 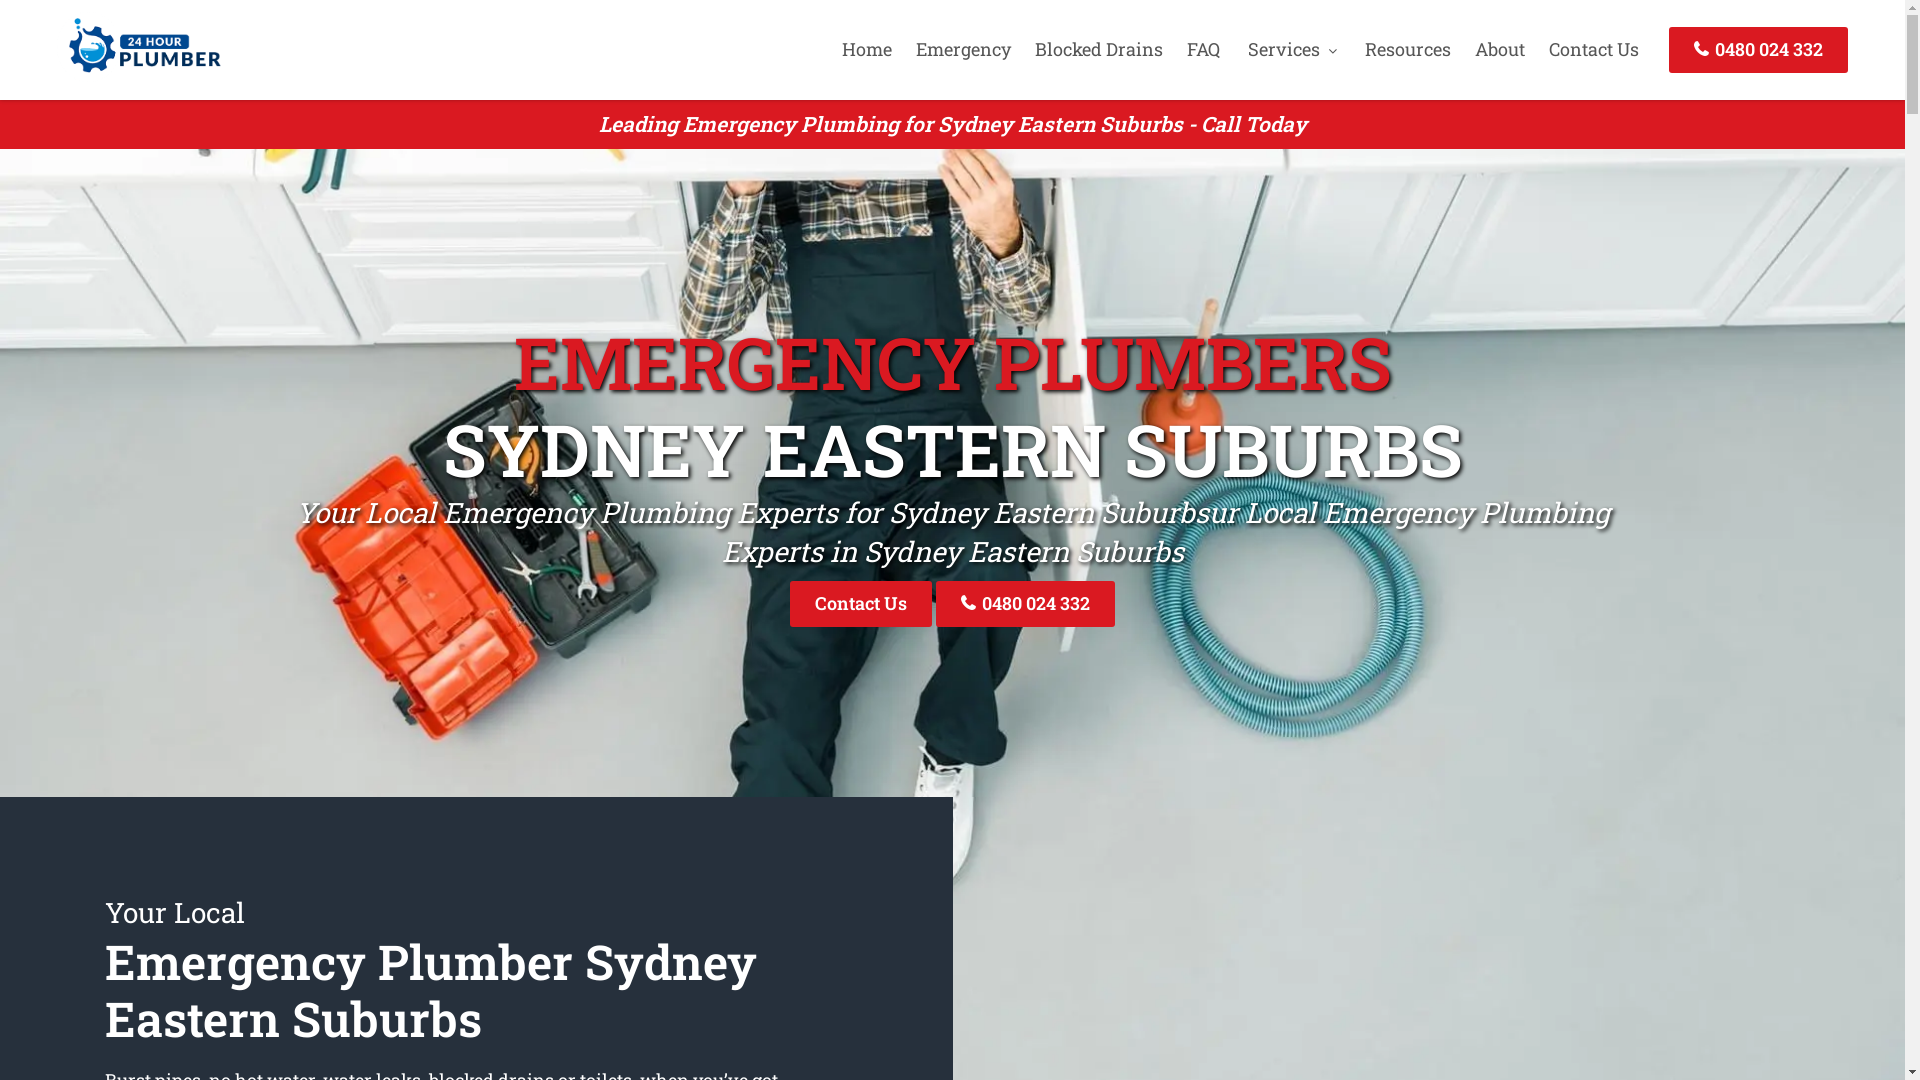 What do you see at coordinates (963, 48) in the screenshot?
I see `'Emergency'` at bounding box center [963, 48].